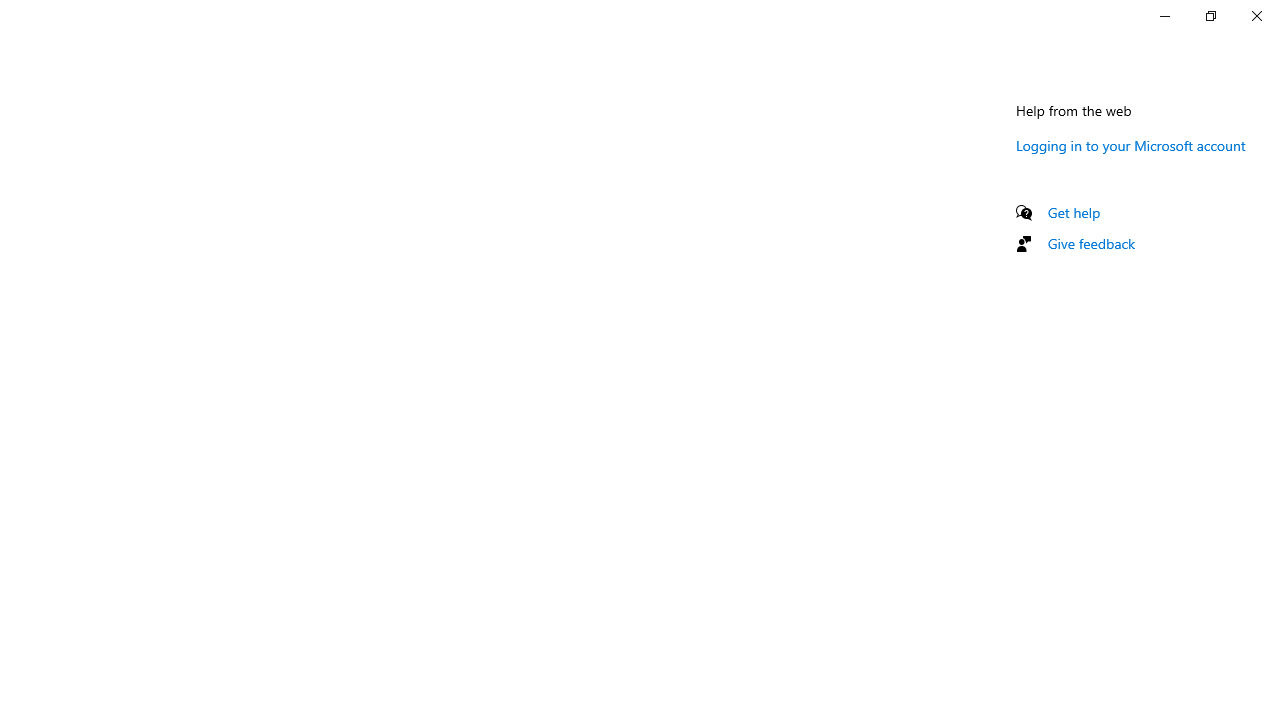 The width and height of the screenshot is (1280, 720). I want to click on 'Minimize Settings', so click(1164, 15).